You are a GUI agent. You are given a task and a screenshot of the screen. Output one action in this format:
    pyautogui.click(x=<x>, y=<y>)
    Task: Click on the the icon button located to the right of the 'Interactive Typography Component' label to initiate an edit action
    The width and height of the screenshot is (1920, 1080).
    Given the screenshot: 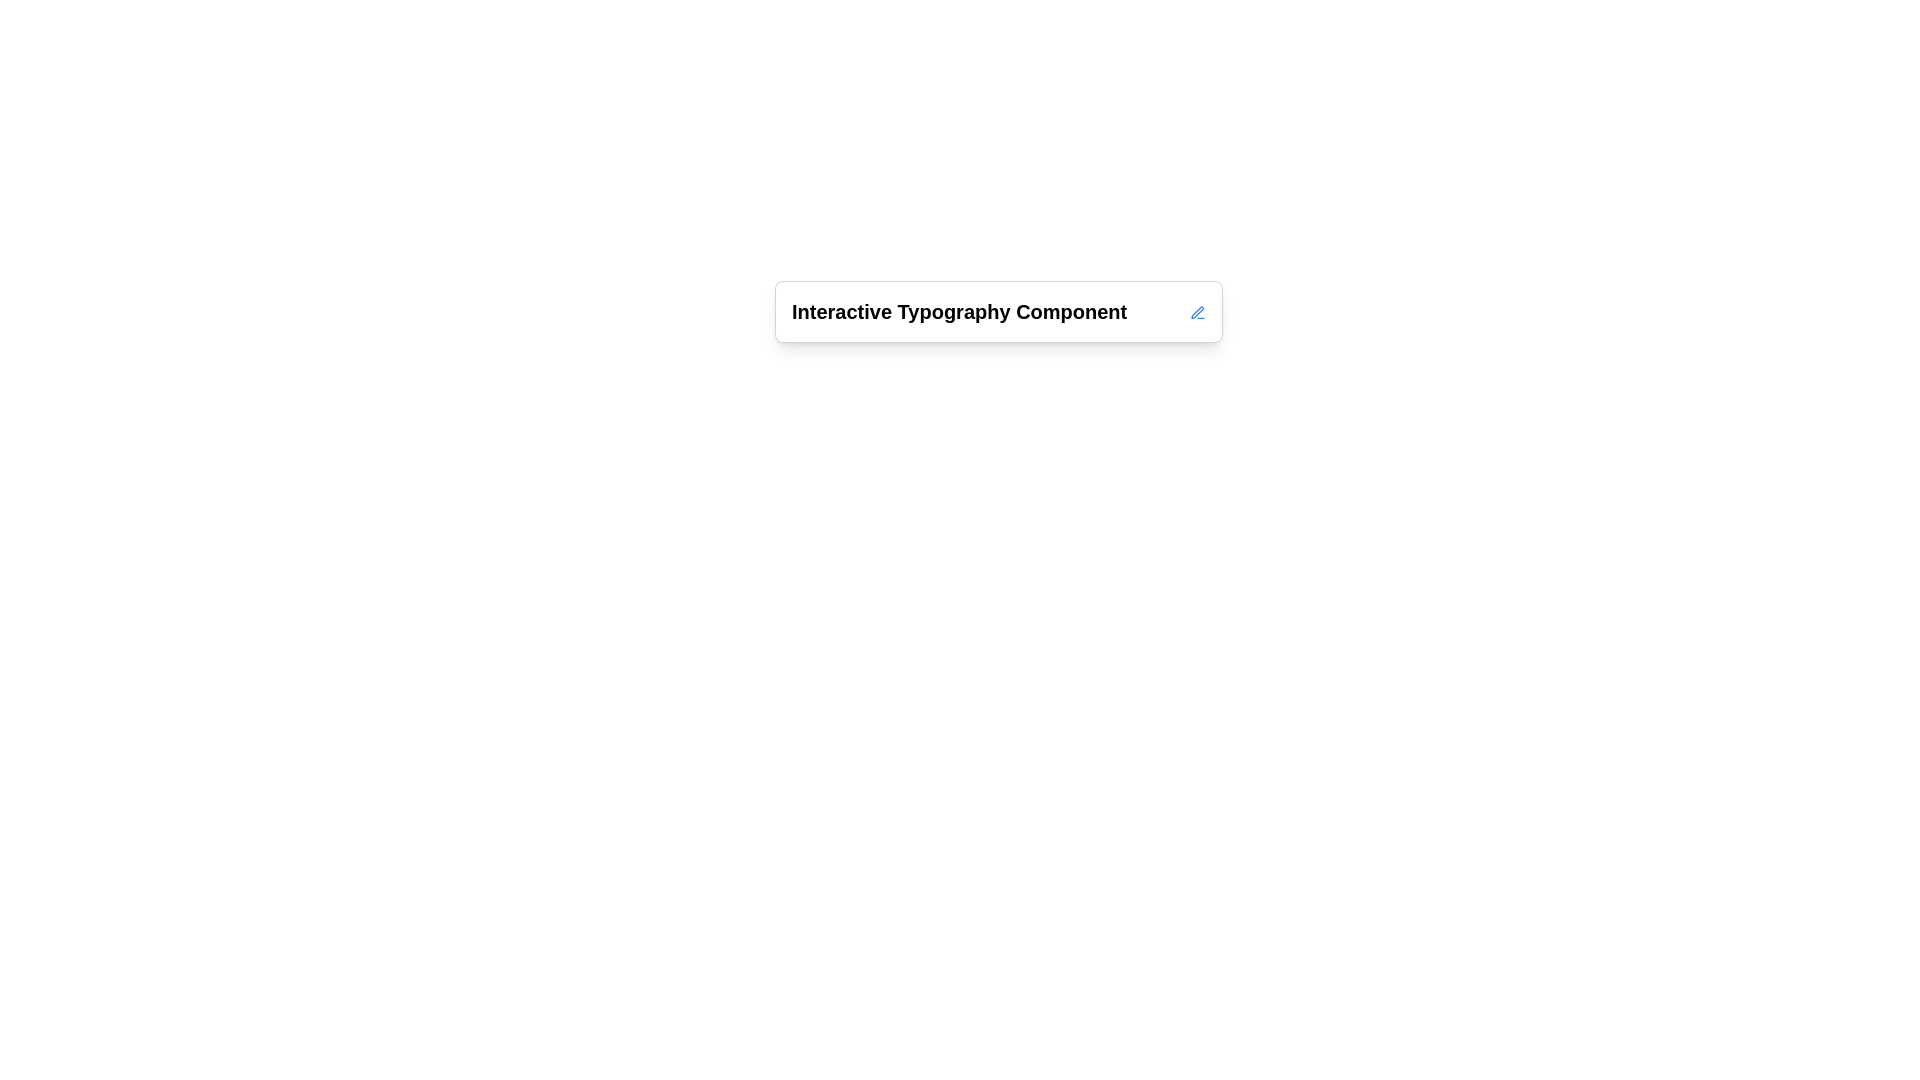 What is the action you would take?
    pyautogui.click(x=1198, y=312)
    